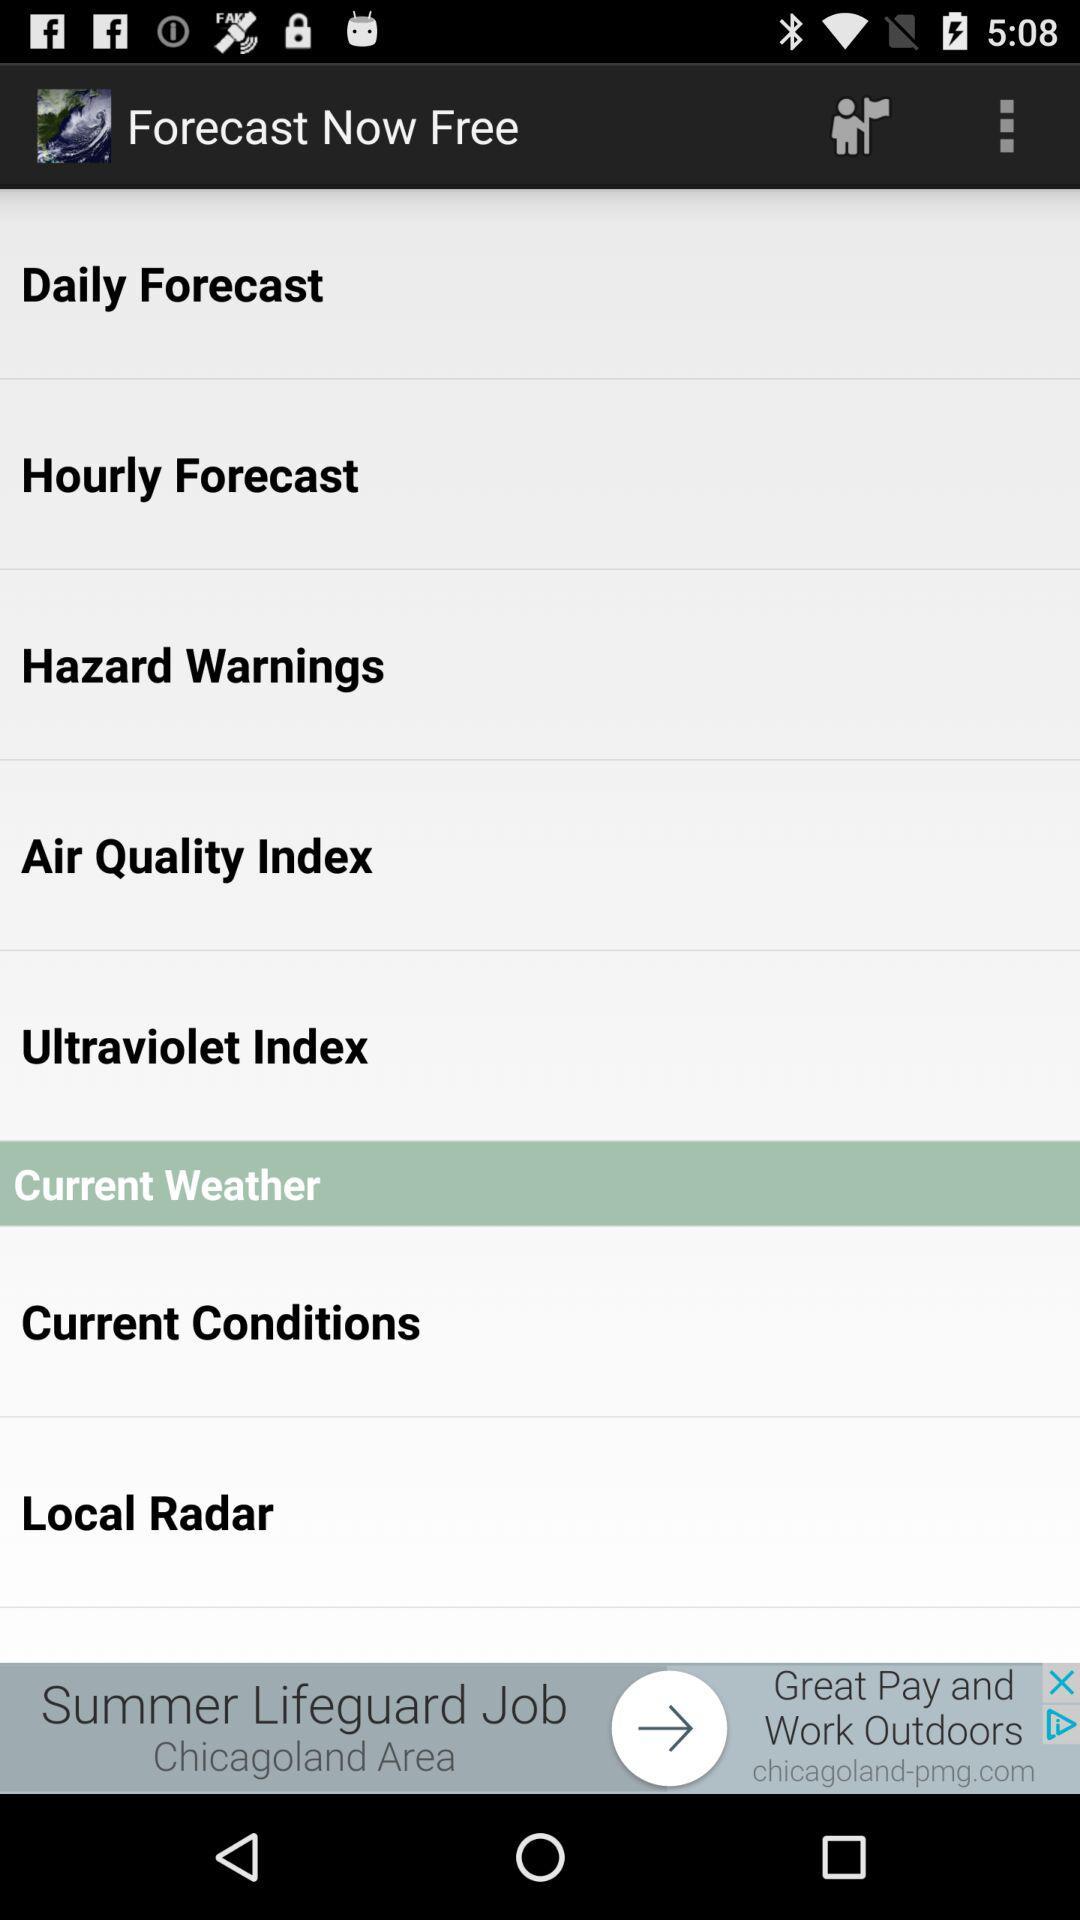 Image resolution: width=1080 pixels, height=1920 pixels. I want to click on details about advertisement, so click(540, 1727).